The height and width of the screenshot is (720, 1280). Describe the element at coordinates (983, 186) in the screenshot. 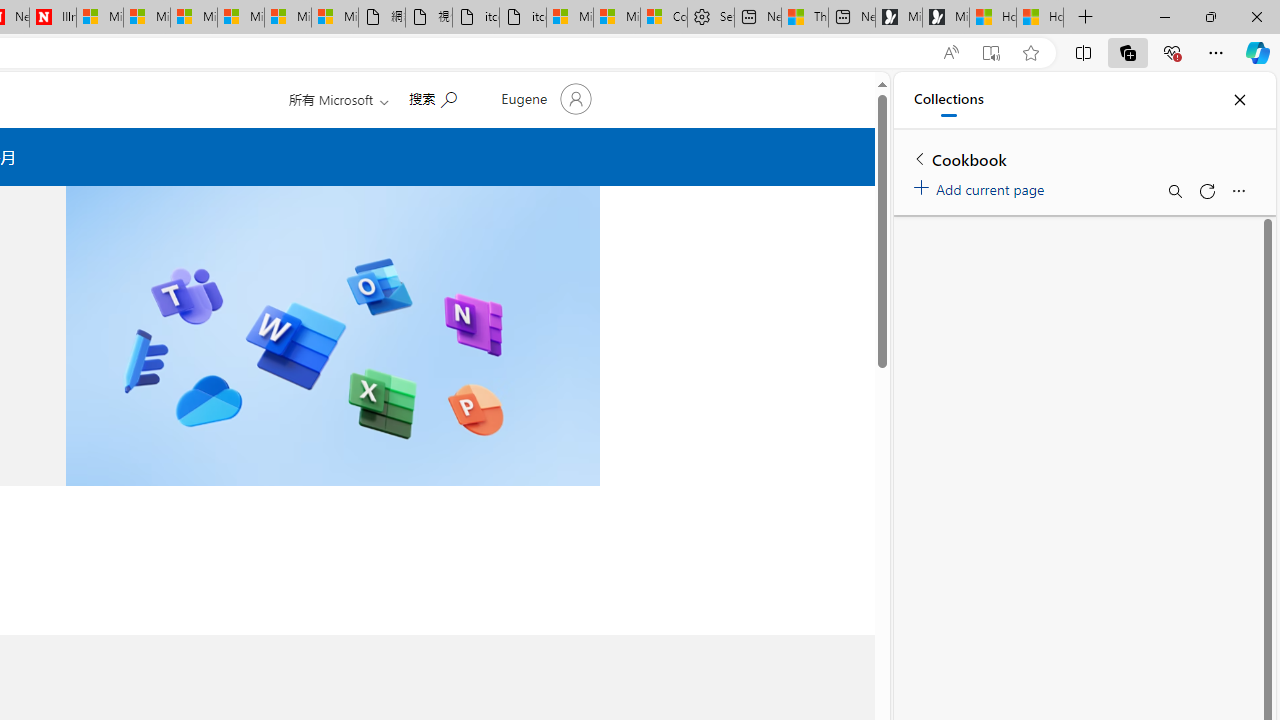

I see `'Add current page'` at that location.